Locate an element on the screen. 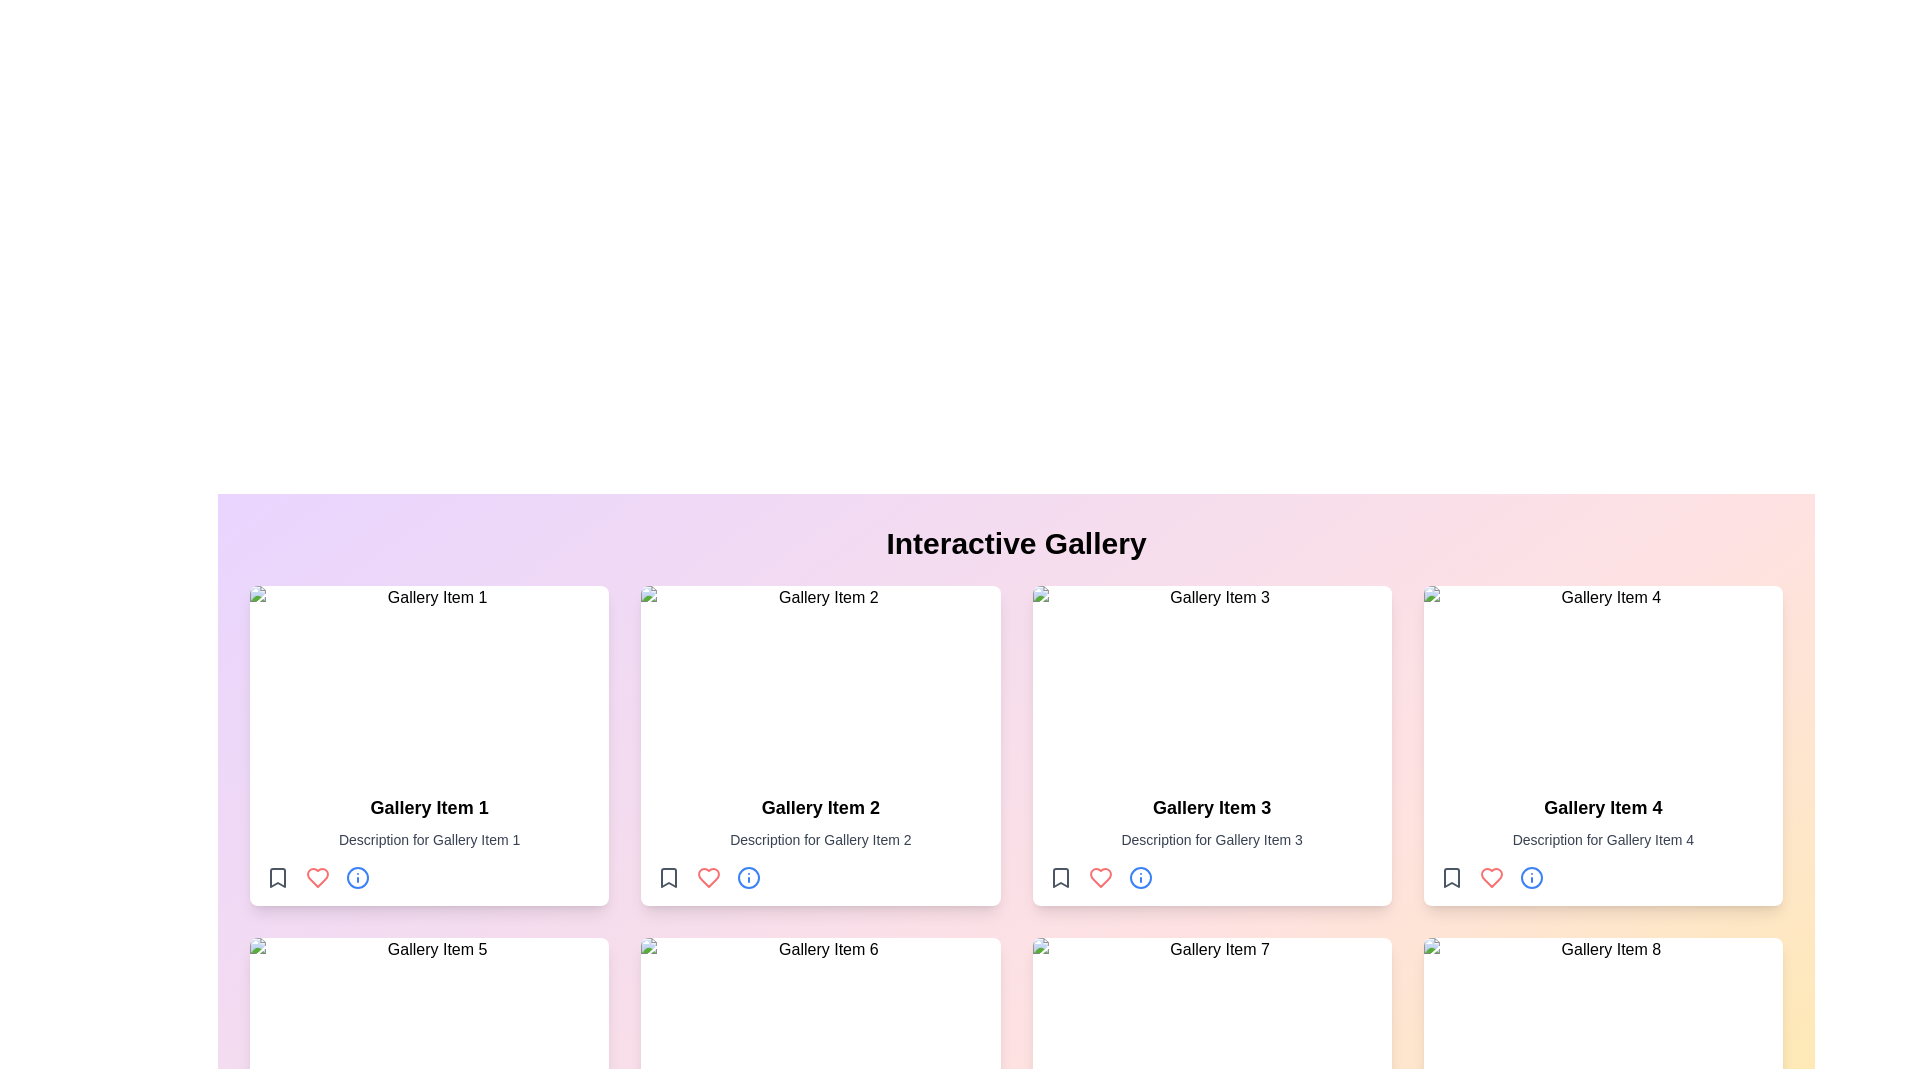  the text block titled 'Gallery Item 2' is located at coordinates (820, 841).